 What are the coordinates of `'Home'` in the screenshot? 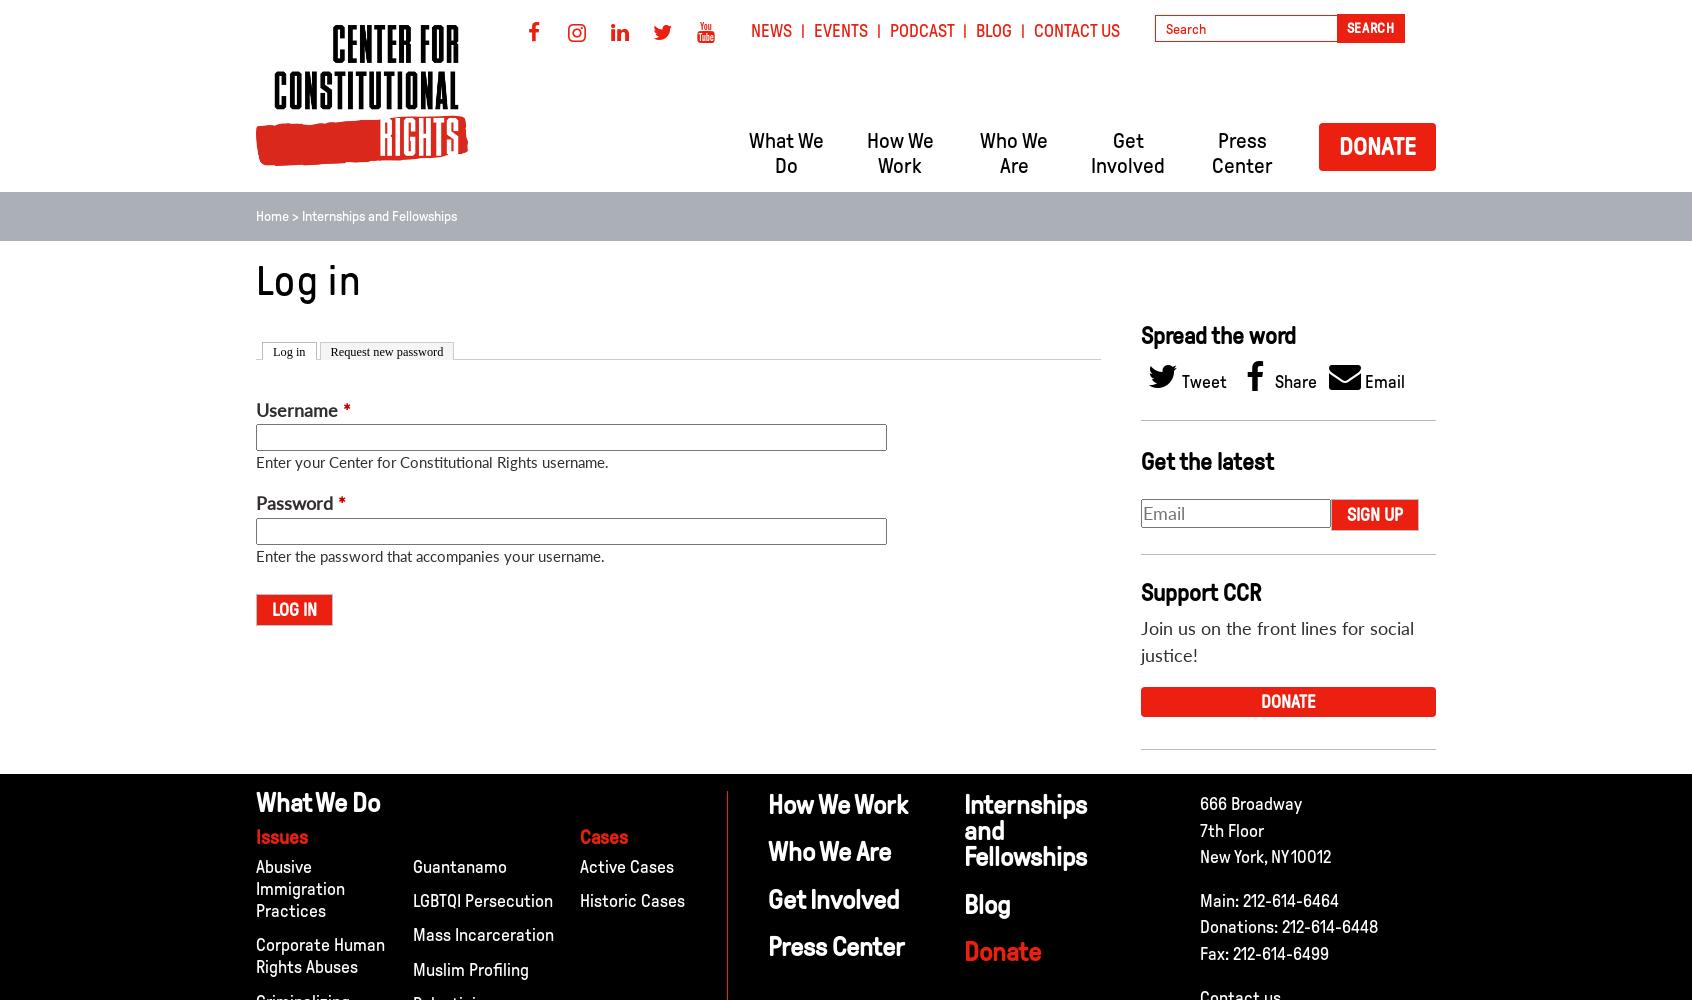 It's located at (255, 215).